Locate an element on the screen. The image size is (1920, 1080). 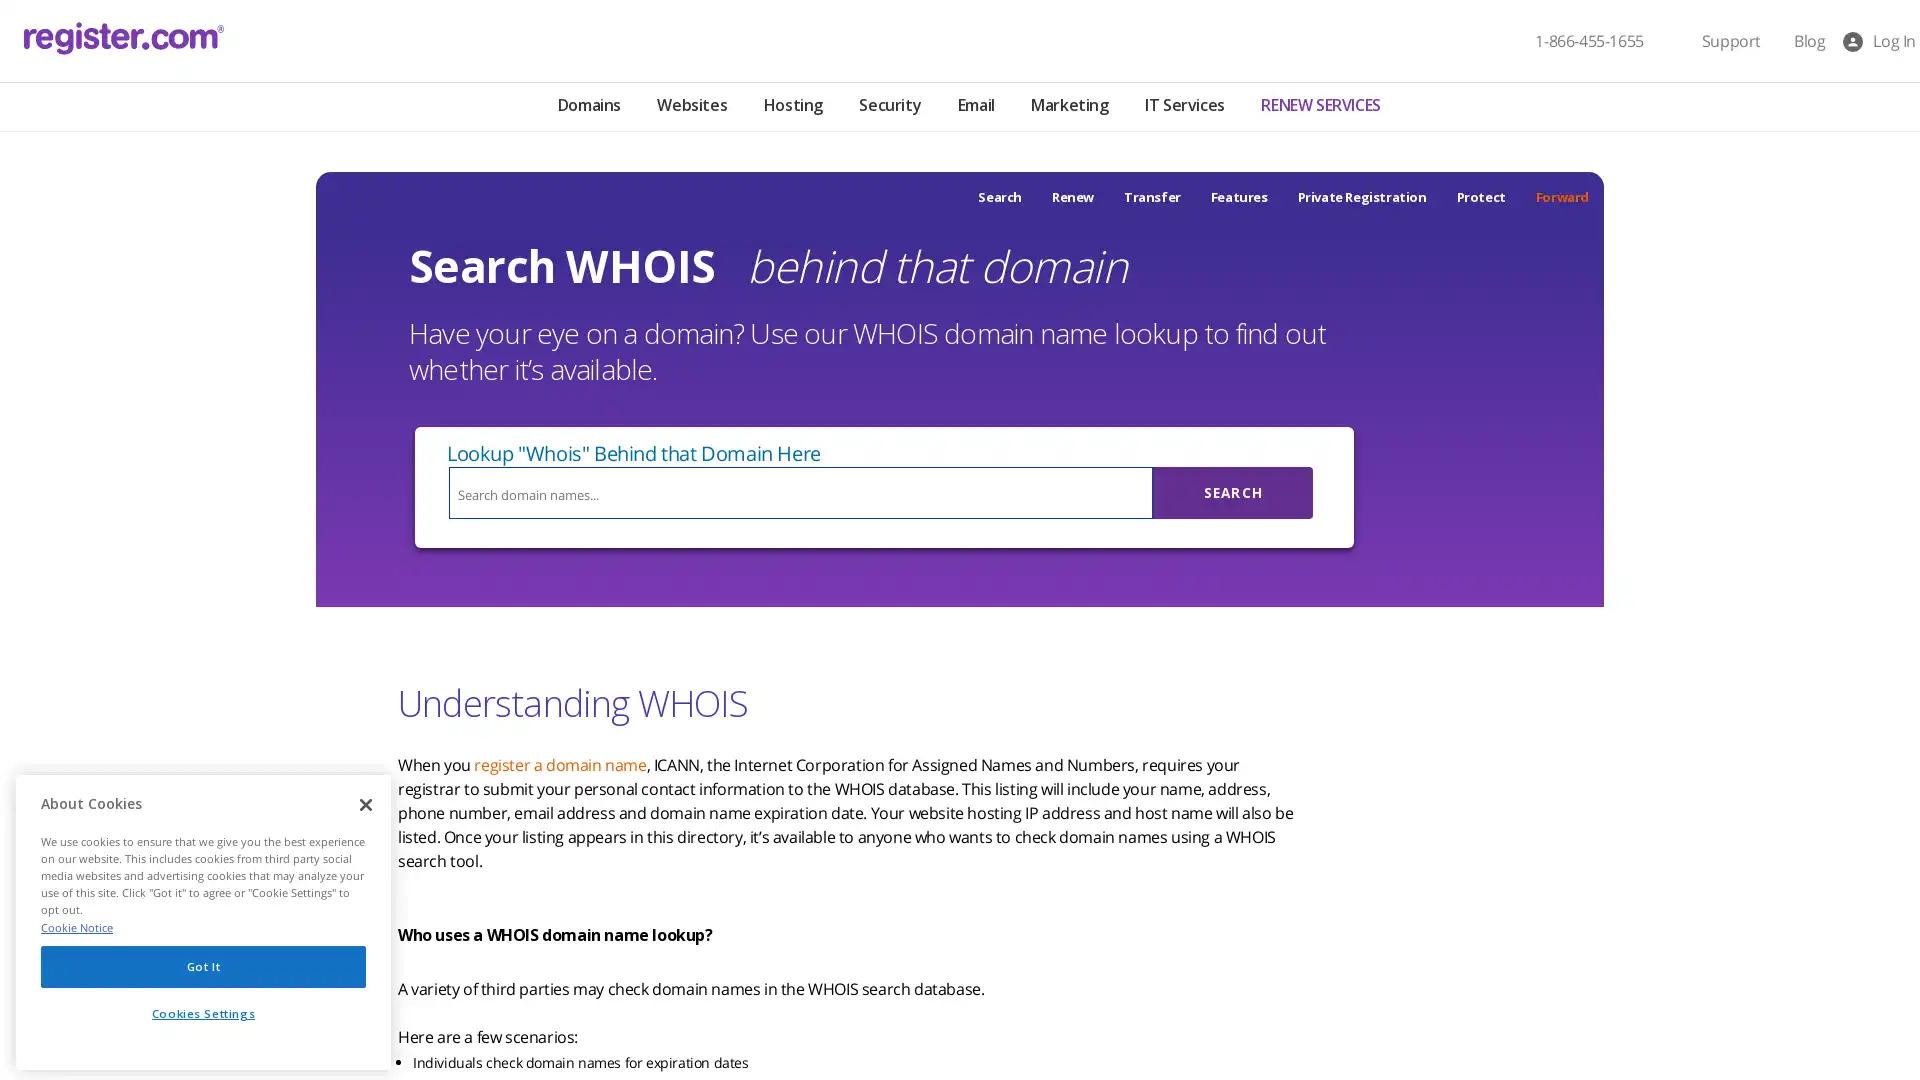
Search is located at coordinates (1232, 493).